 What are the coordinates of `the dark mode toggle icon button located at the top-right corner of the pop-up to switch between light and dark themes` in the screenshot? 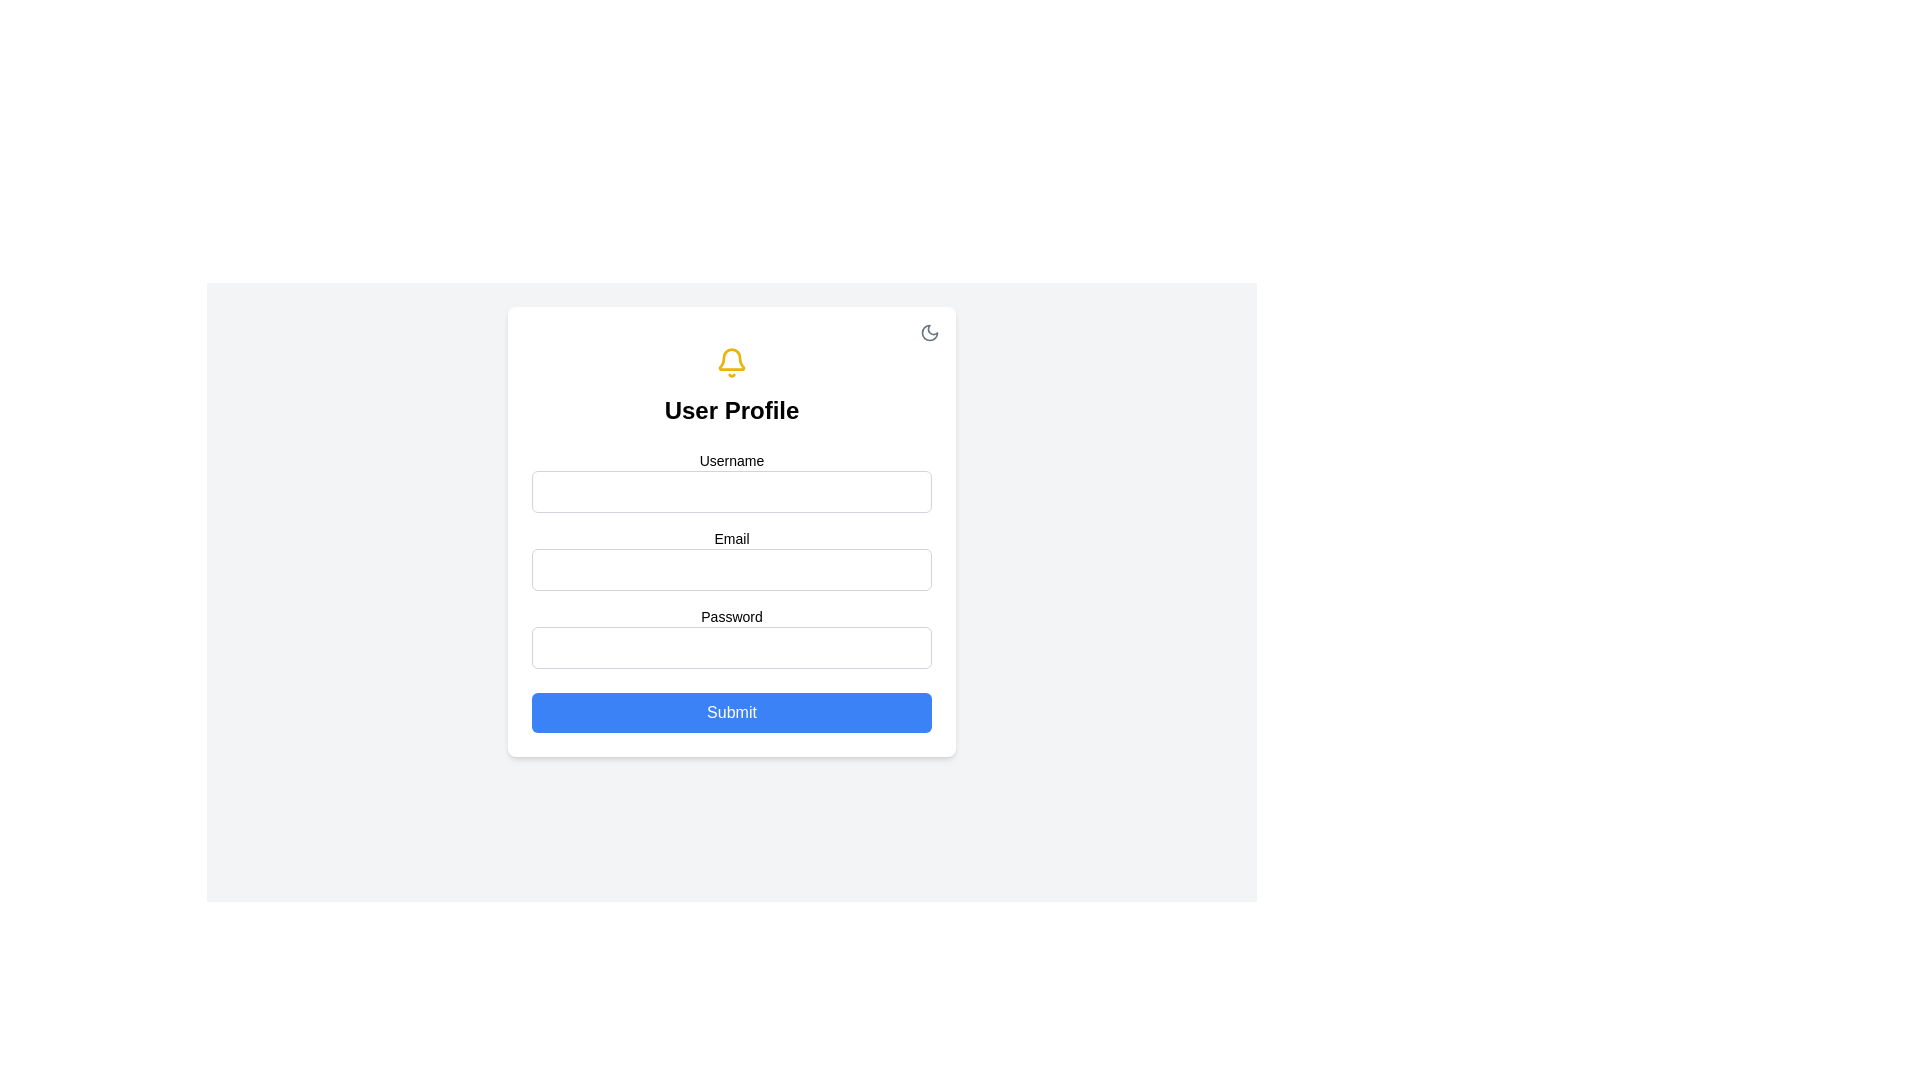 It's located at (929, 331).